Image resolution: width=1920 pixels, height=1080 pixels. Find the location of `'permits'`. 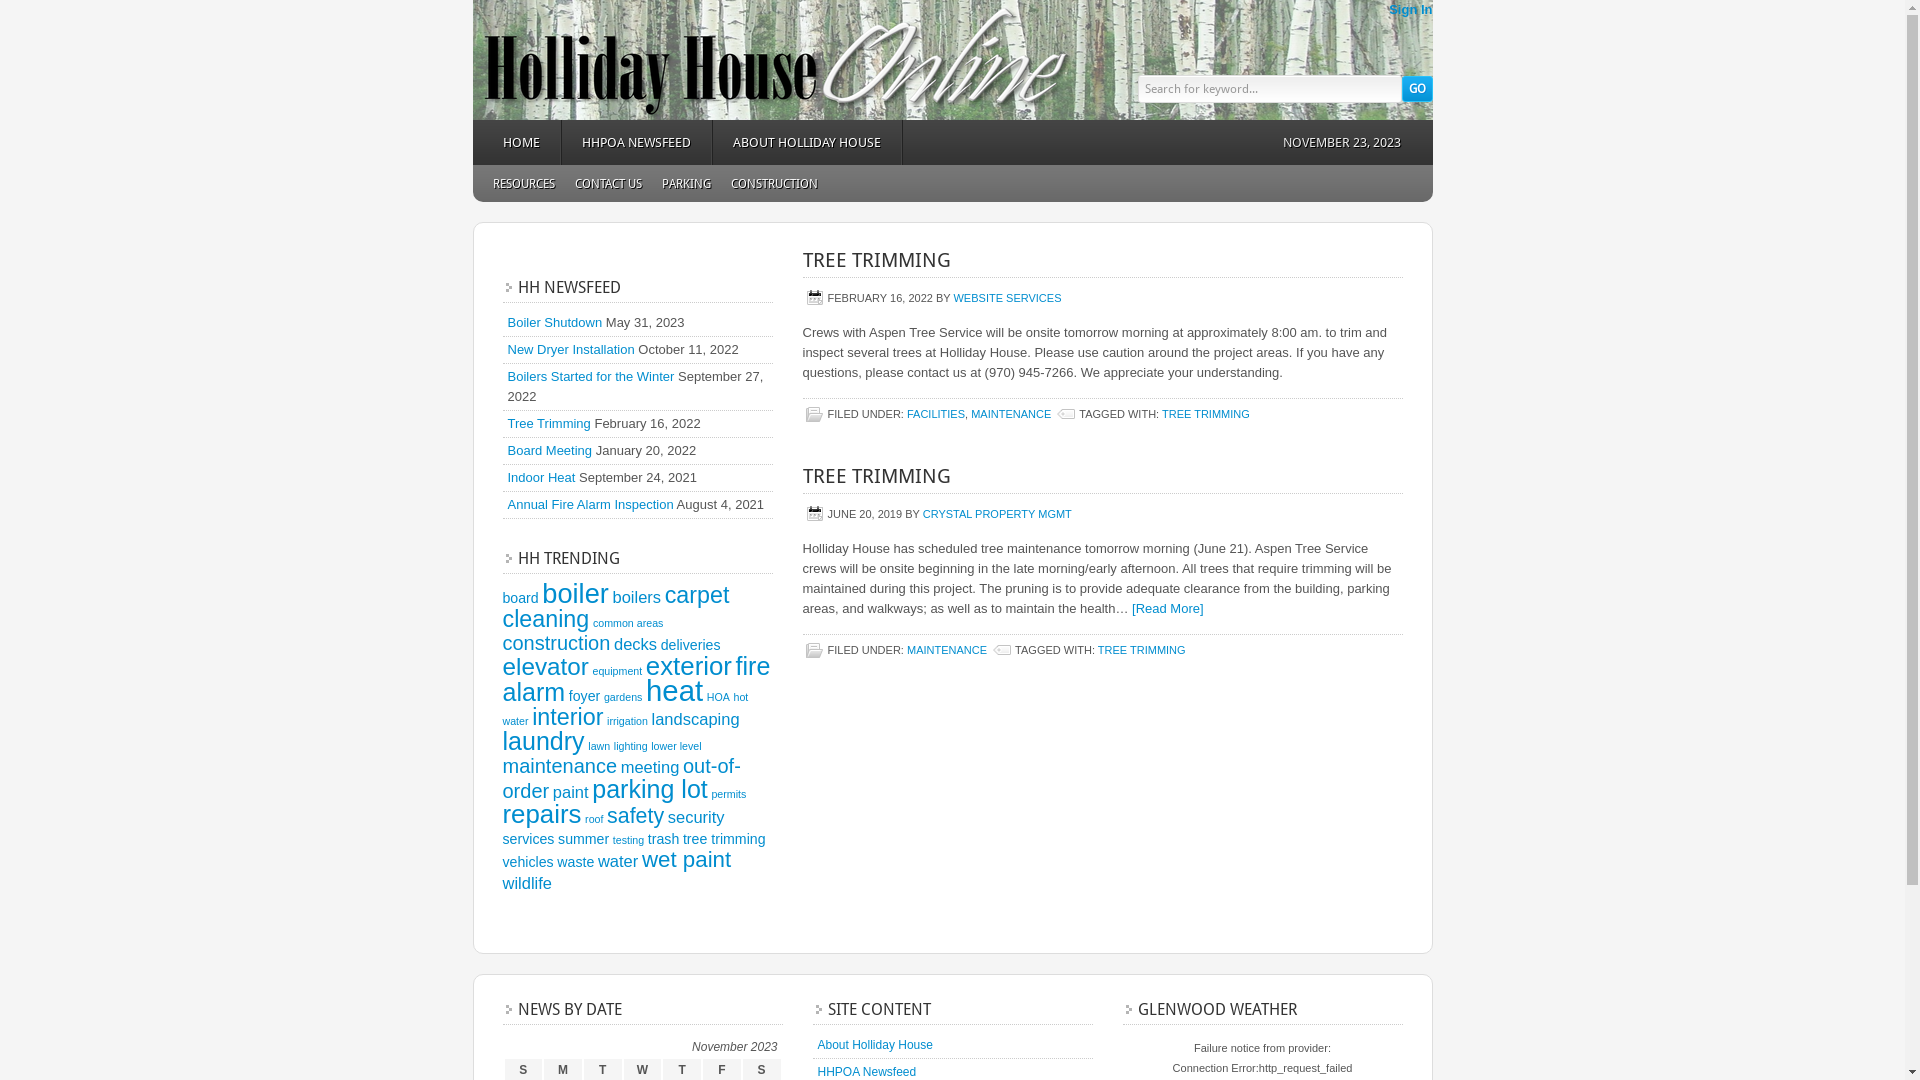

'permits' is located at coordinates (727, 793).